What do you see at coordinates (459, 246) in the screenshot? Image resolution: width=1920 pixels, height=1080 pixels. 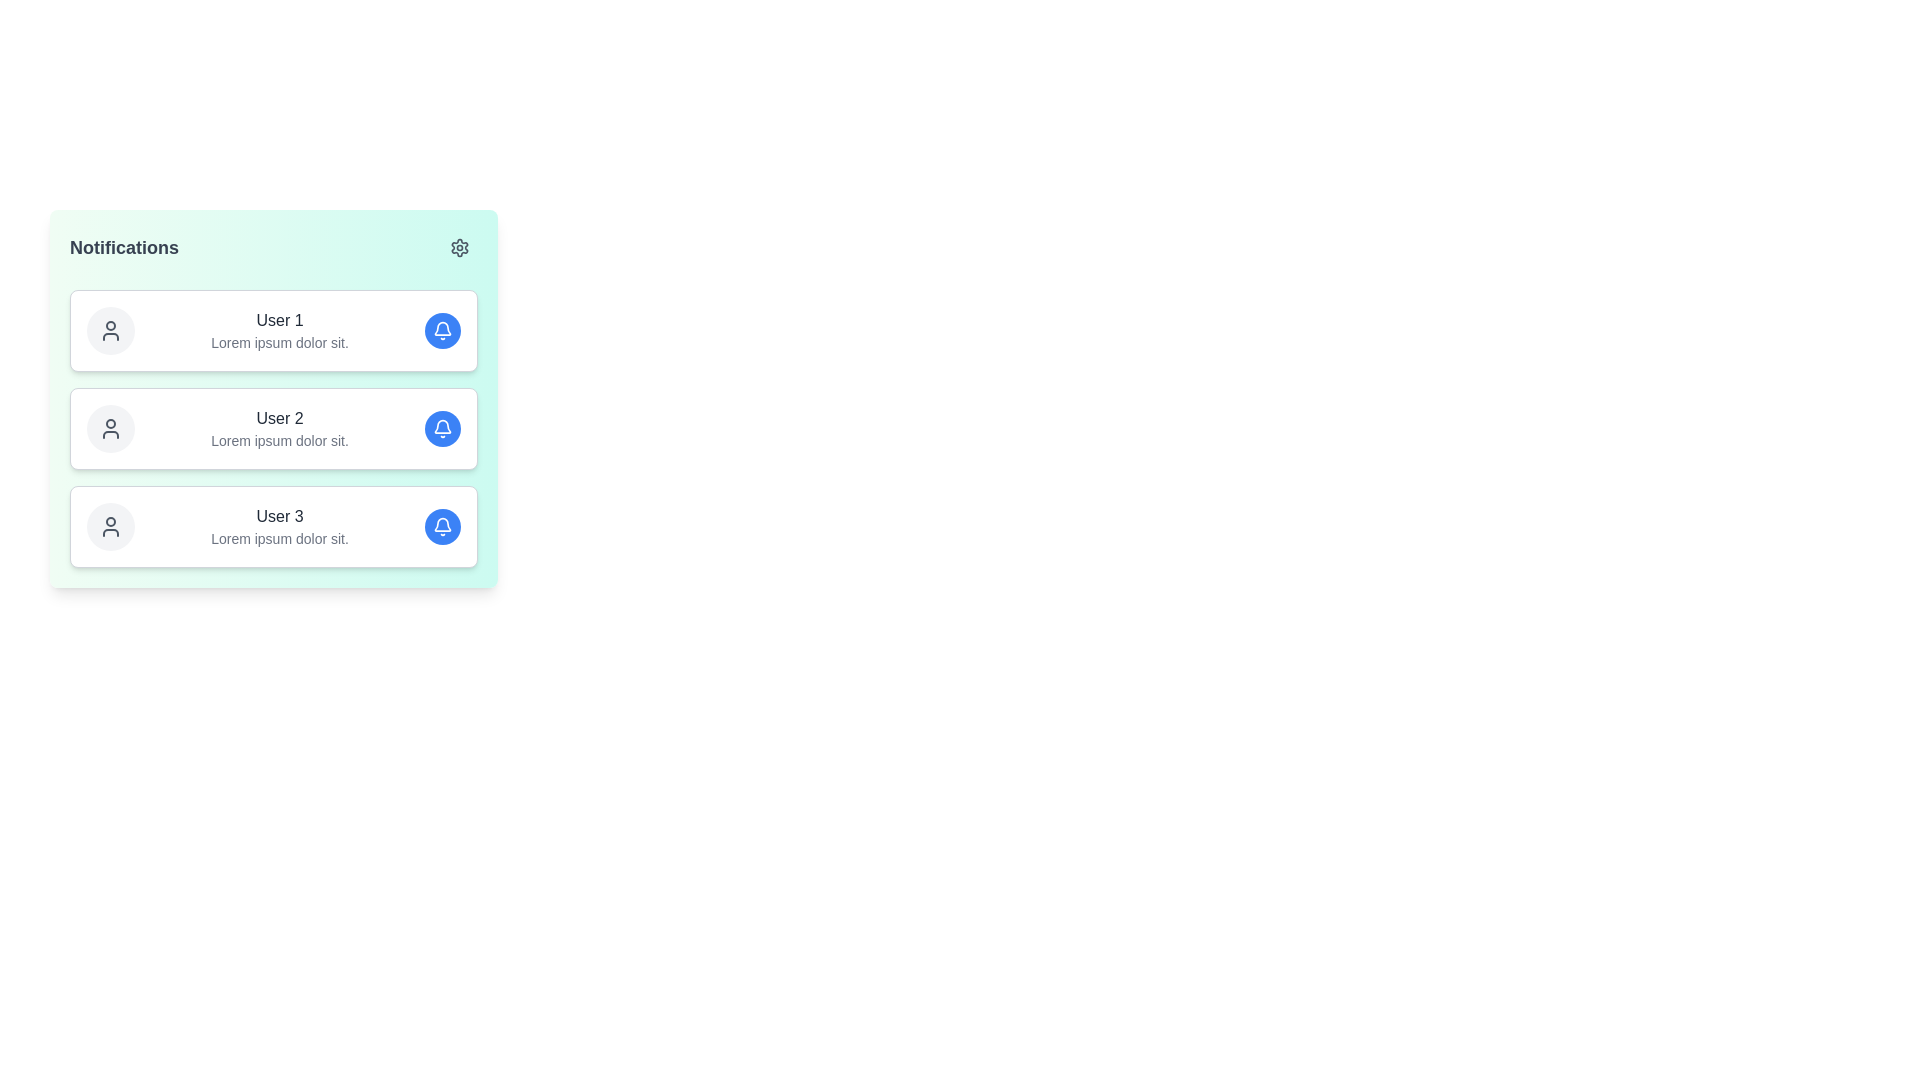 I see `the settings button located in the top-right corner of the notifications card, which is visually aligned with the 'Notifications' title` at bounding box center [459, 246].